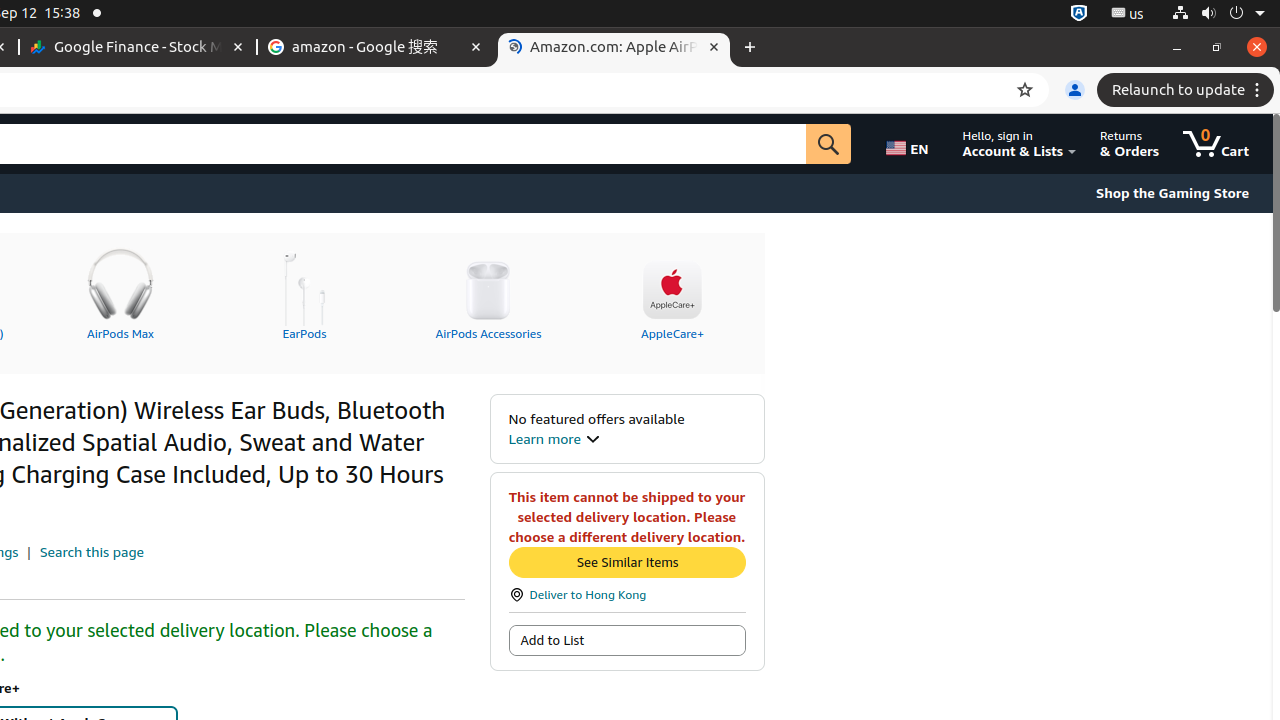 Image resolution: width=1280 pixels, height=720 pixels. I want to click on 'Choose a language for shopping.', so click(909, 143).